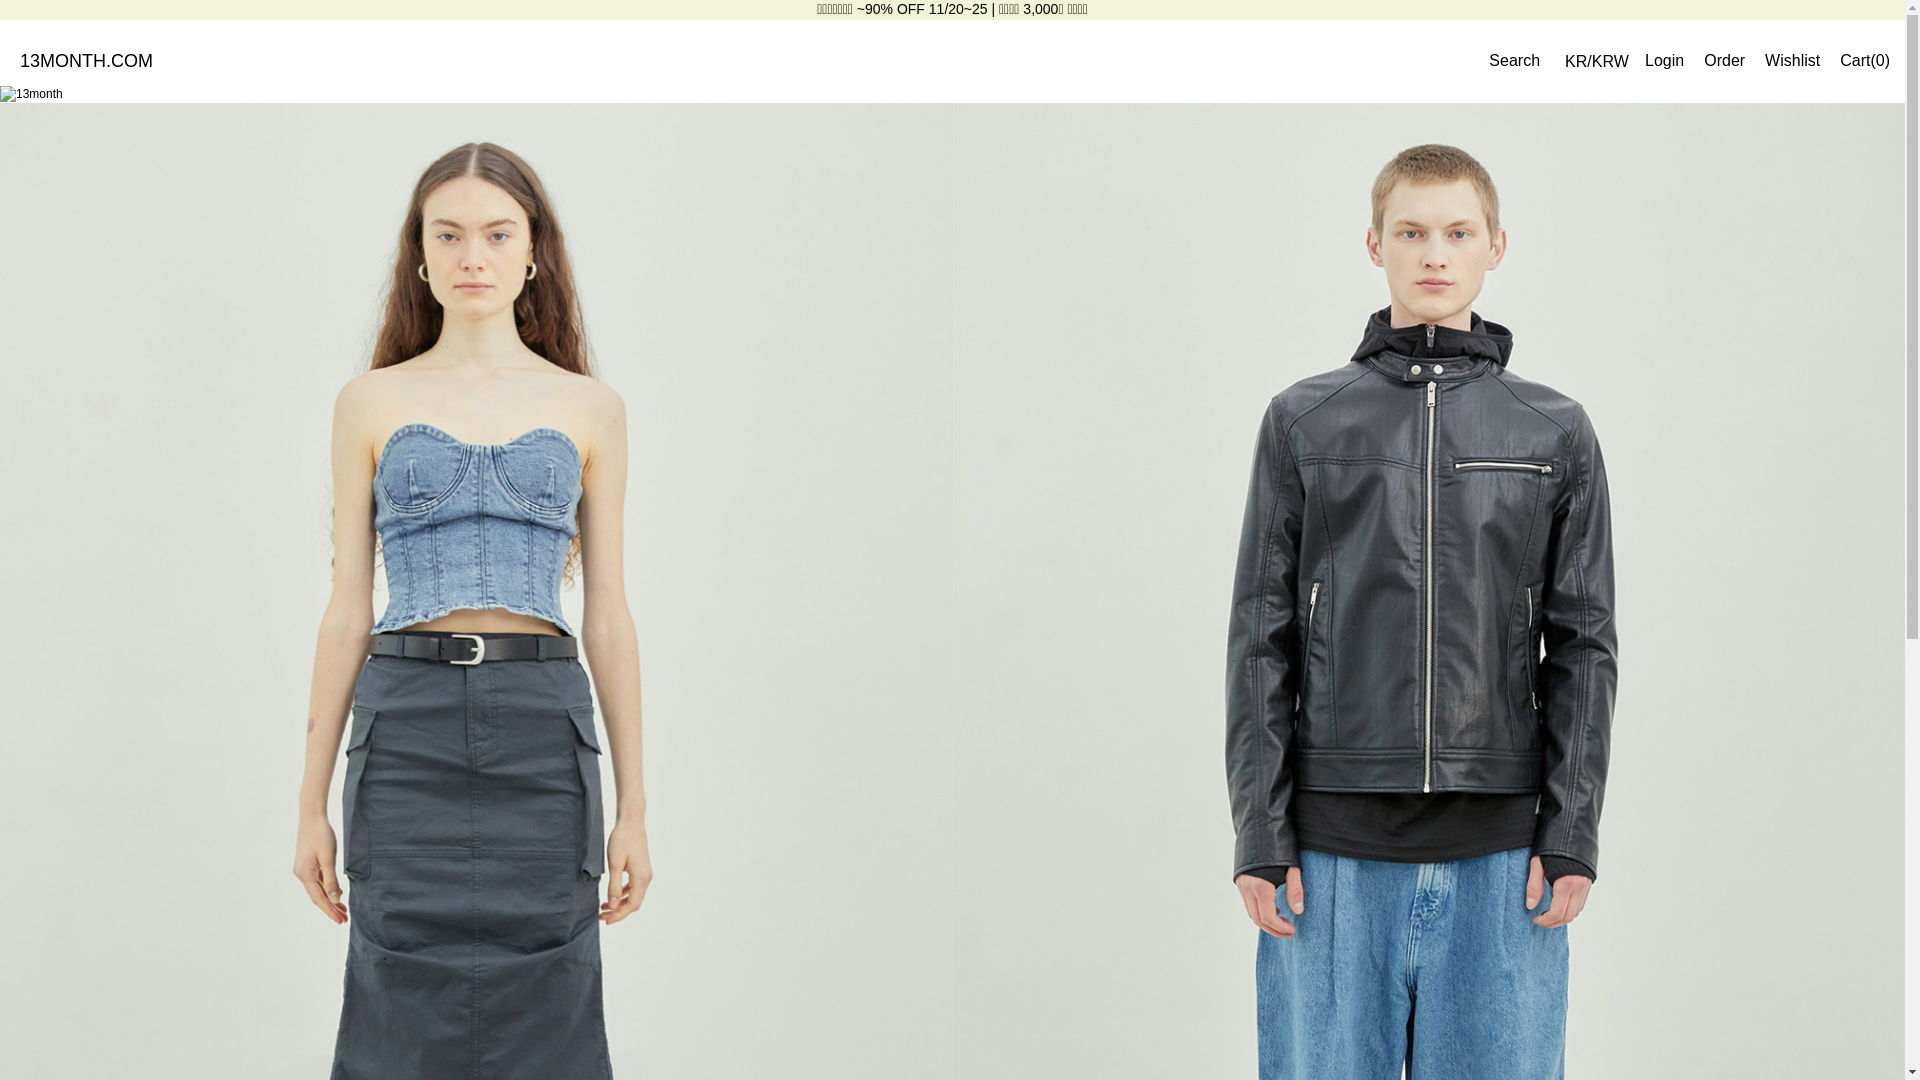 This screenshot has width=1920, height=1080. What do you see at coordinates (1514, 60) in the screenshot?
I see `'Search'` at bounding box center [1514, 60].